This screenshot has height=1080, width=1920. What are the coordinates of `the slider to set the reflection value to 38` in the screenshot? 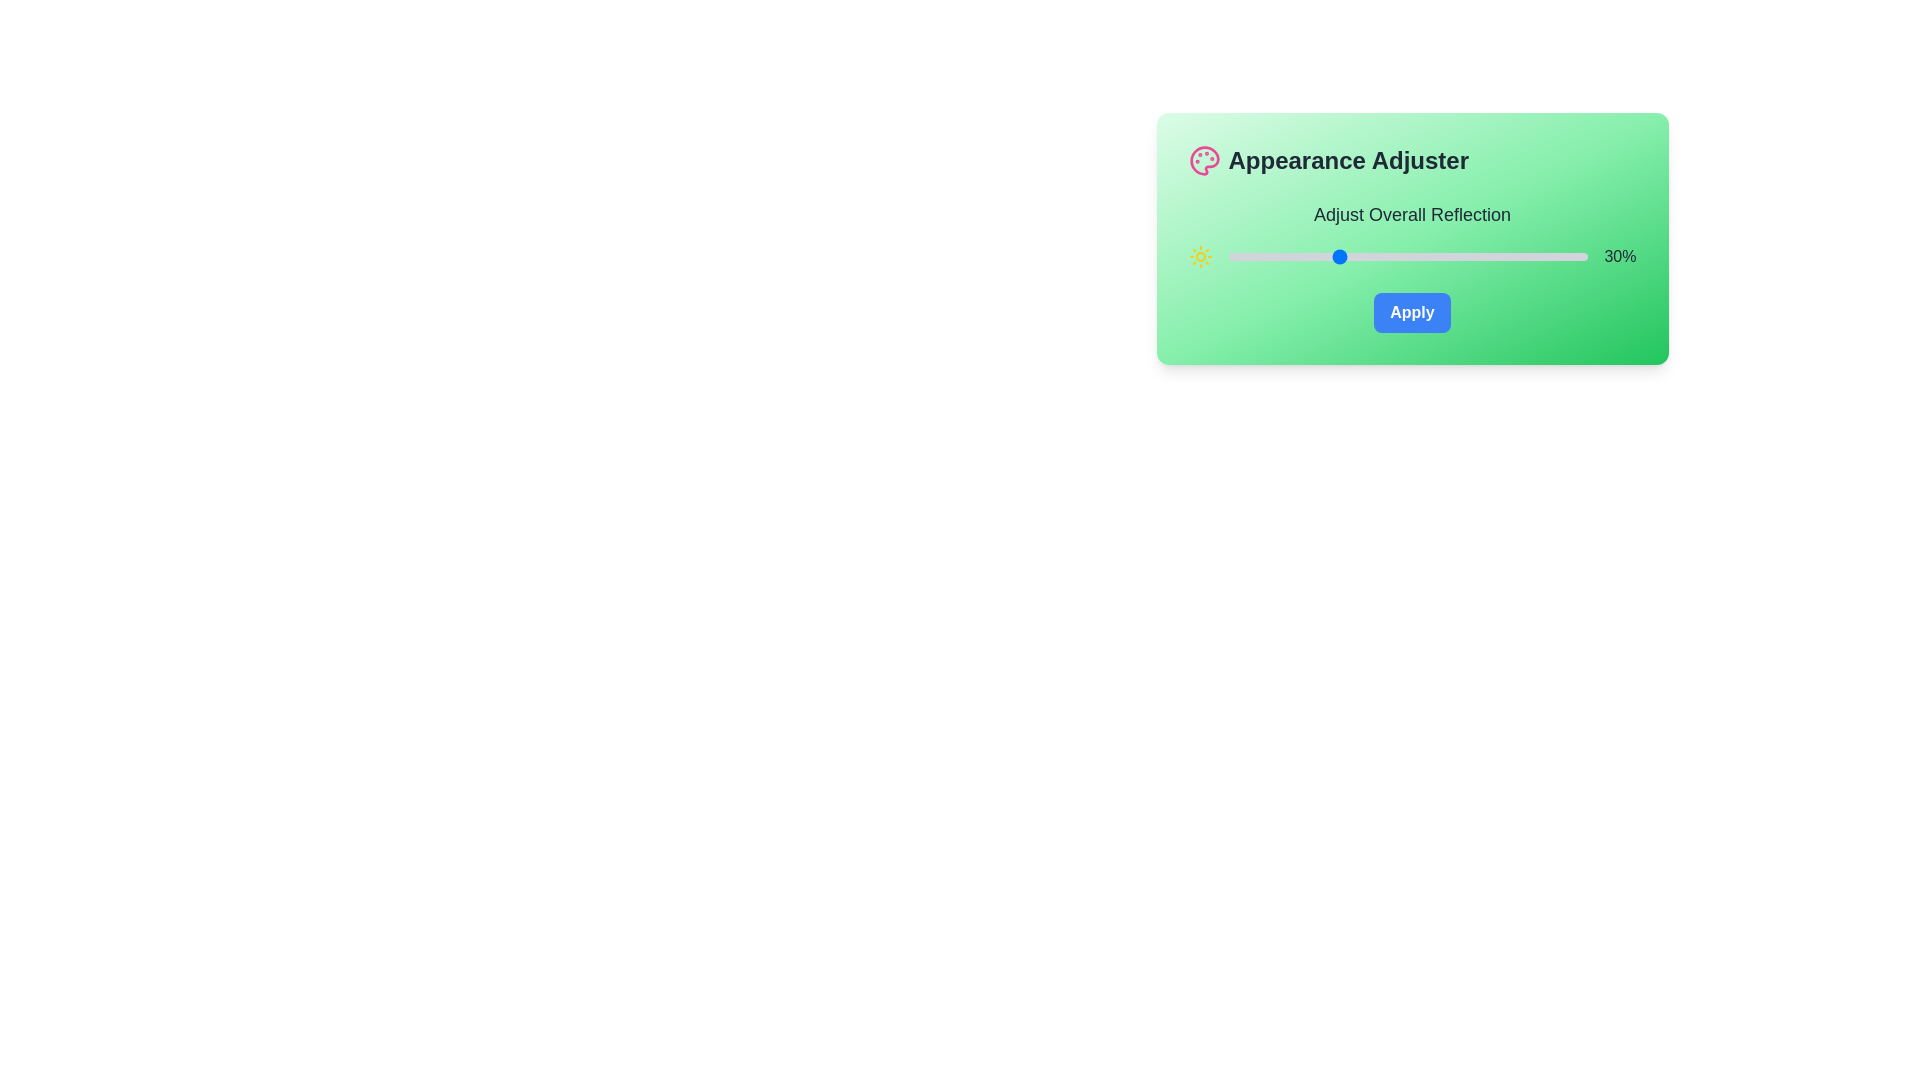 It's located at (1364, 256).